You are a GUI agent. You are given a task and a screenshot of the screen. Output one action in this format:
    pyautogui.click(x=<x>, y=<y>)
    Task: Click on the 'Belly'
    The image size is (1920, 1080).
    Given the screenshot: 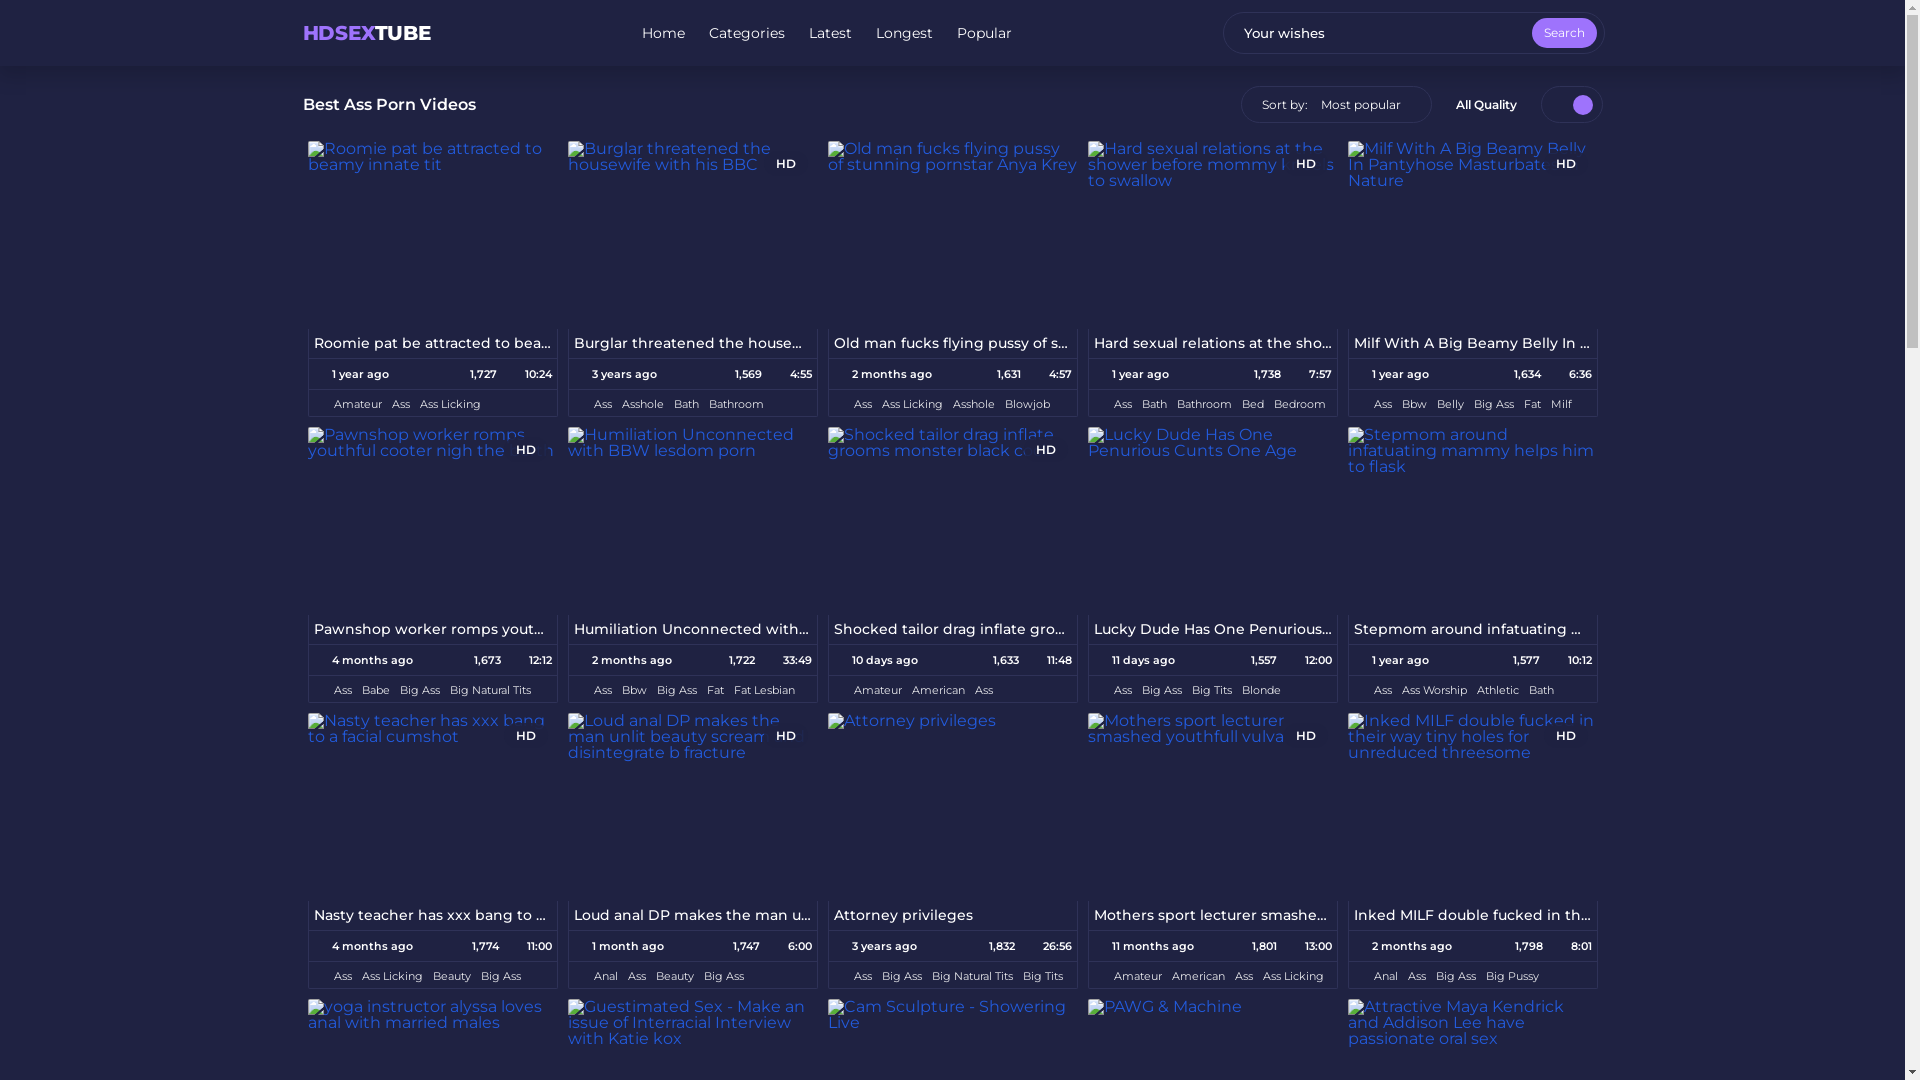 What is the action you would take?
    pyautogui.click(x=1434, y=404)
    